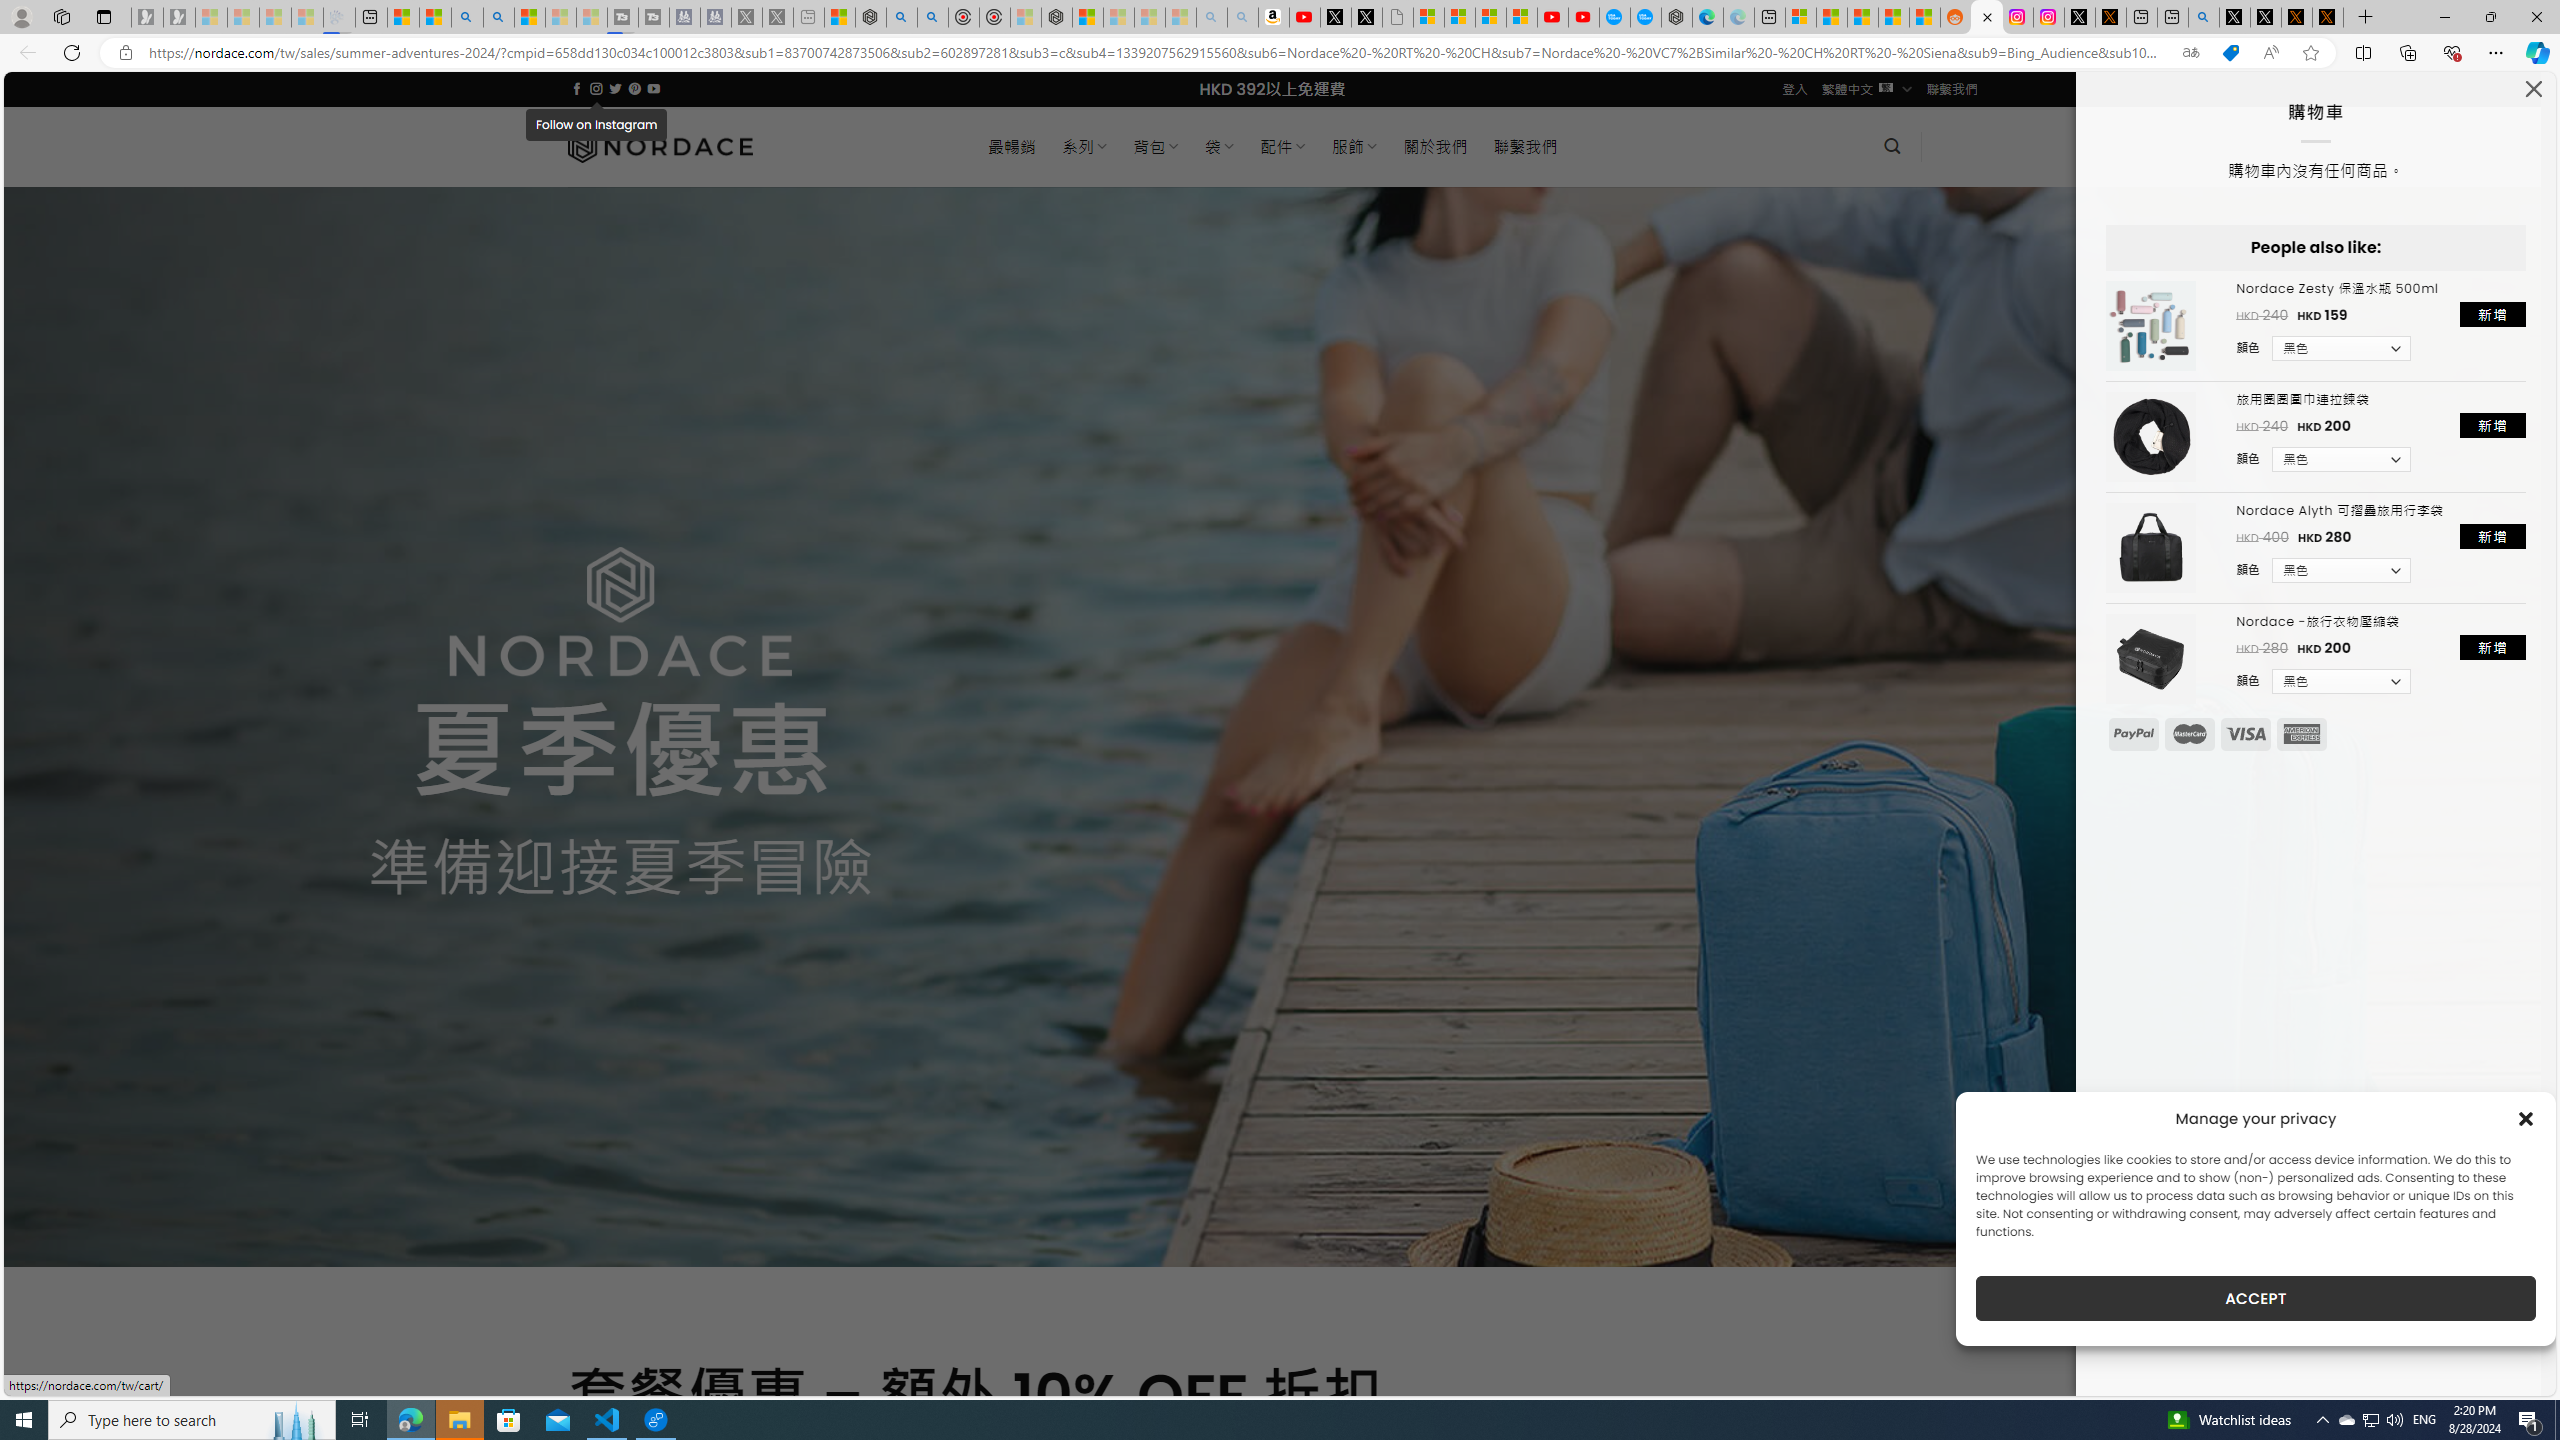  I want to click on 'ACCEPT', so click(2255, 1298).